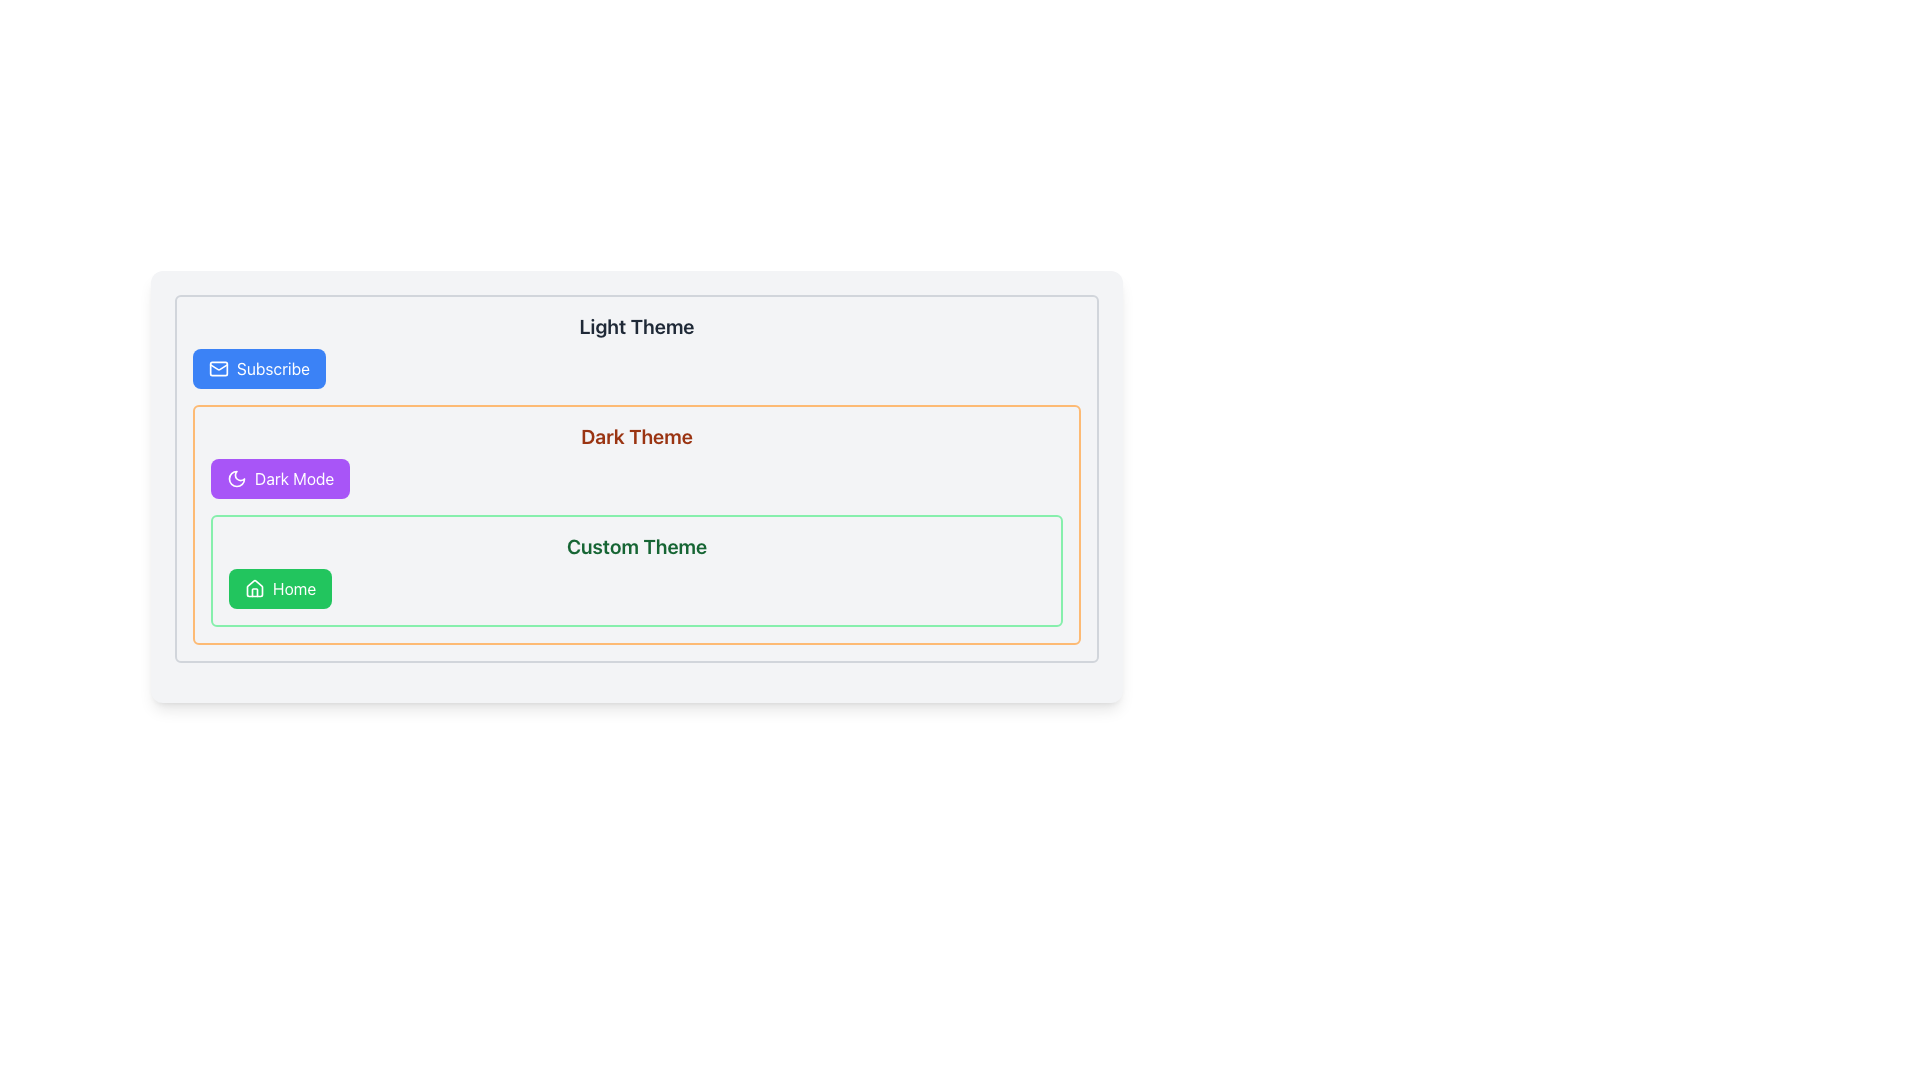 The height and width of the screenshot is (1080, 1920). What do you see at coordinates (253, 586) in the screenshot?
I see `the decorative 'Home' icon located in the lower section of the 'Custom Theme' group, which is styled as an SVG with the class 'lucide lucide-house'` at bounding box center [253, 586].